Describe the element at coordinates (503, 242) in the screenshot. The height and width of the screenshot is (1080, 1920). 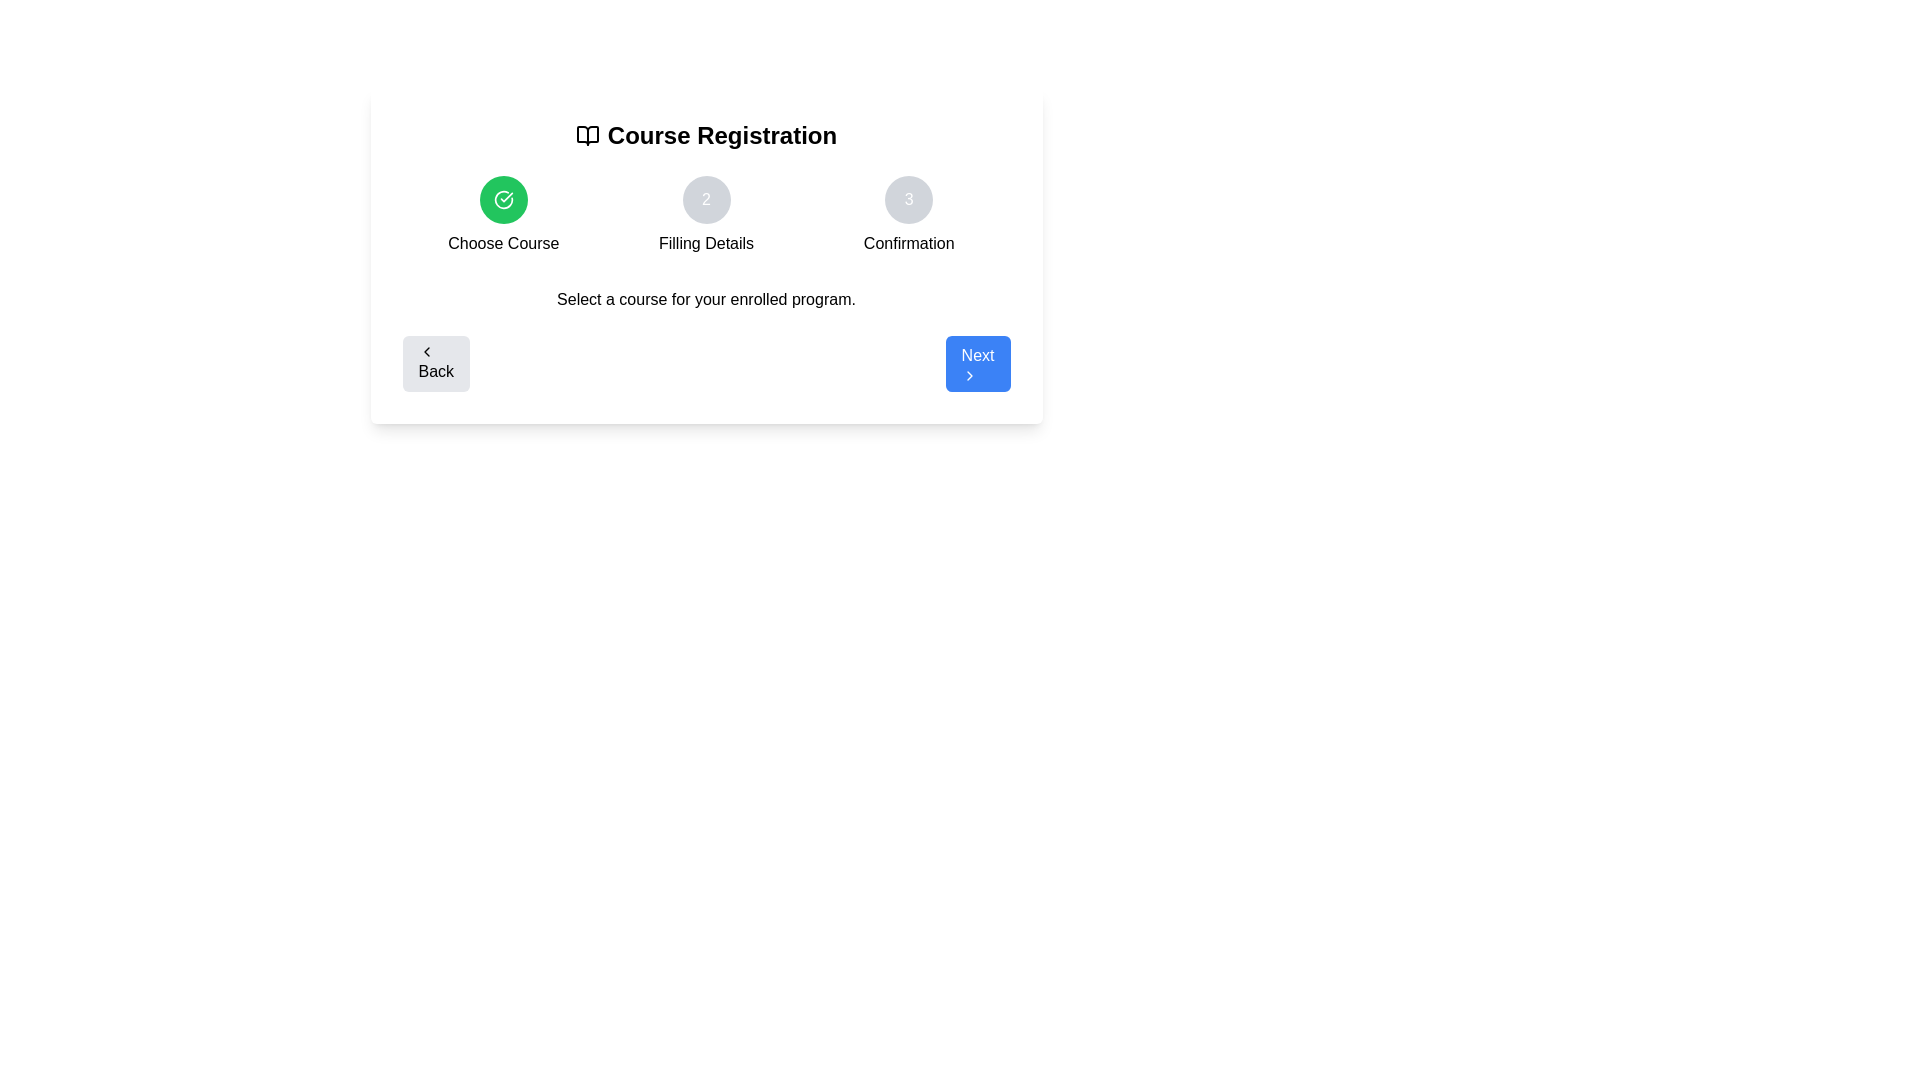
I see `the static text label that describes the 'Choose Course' step in the step-by-step process interface` at that location.